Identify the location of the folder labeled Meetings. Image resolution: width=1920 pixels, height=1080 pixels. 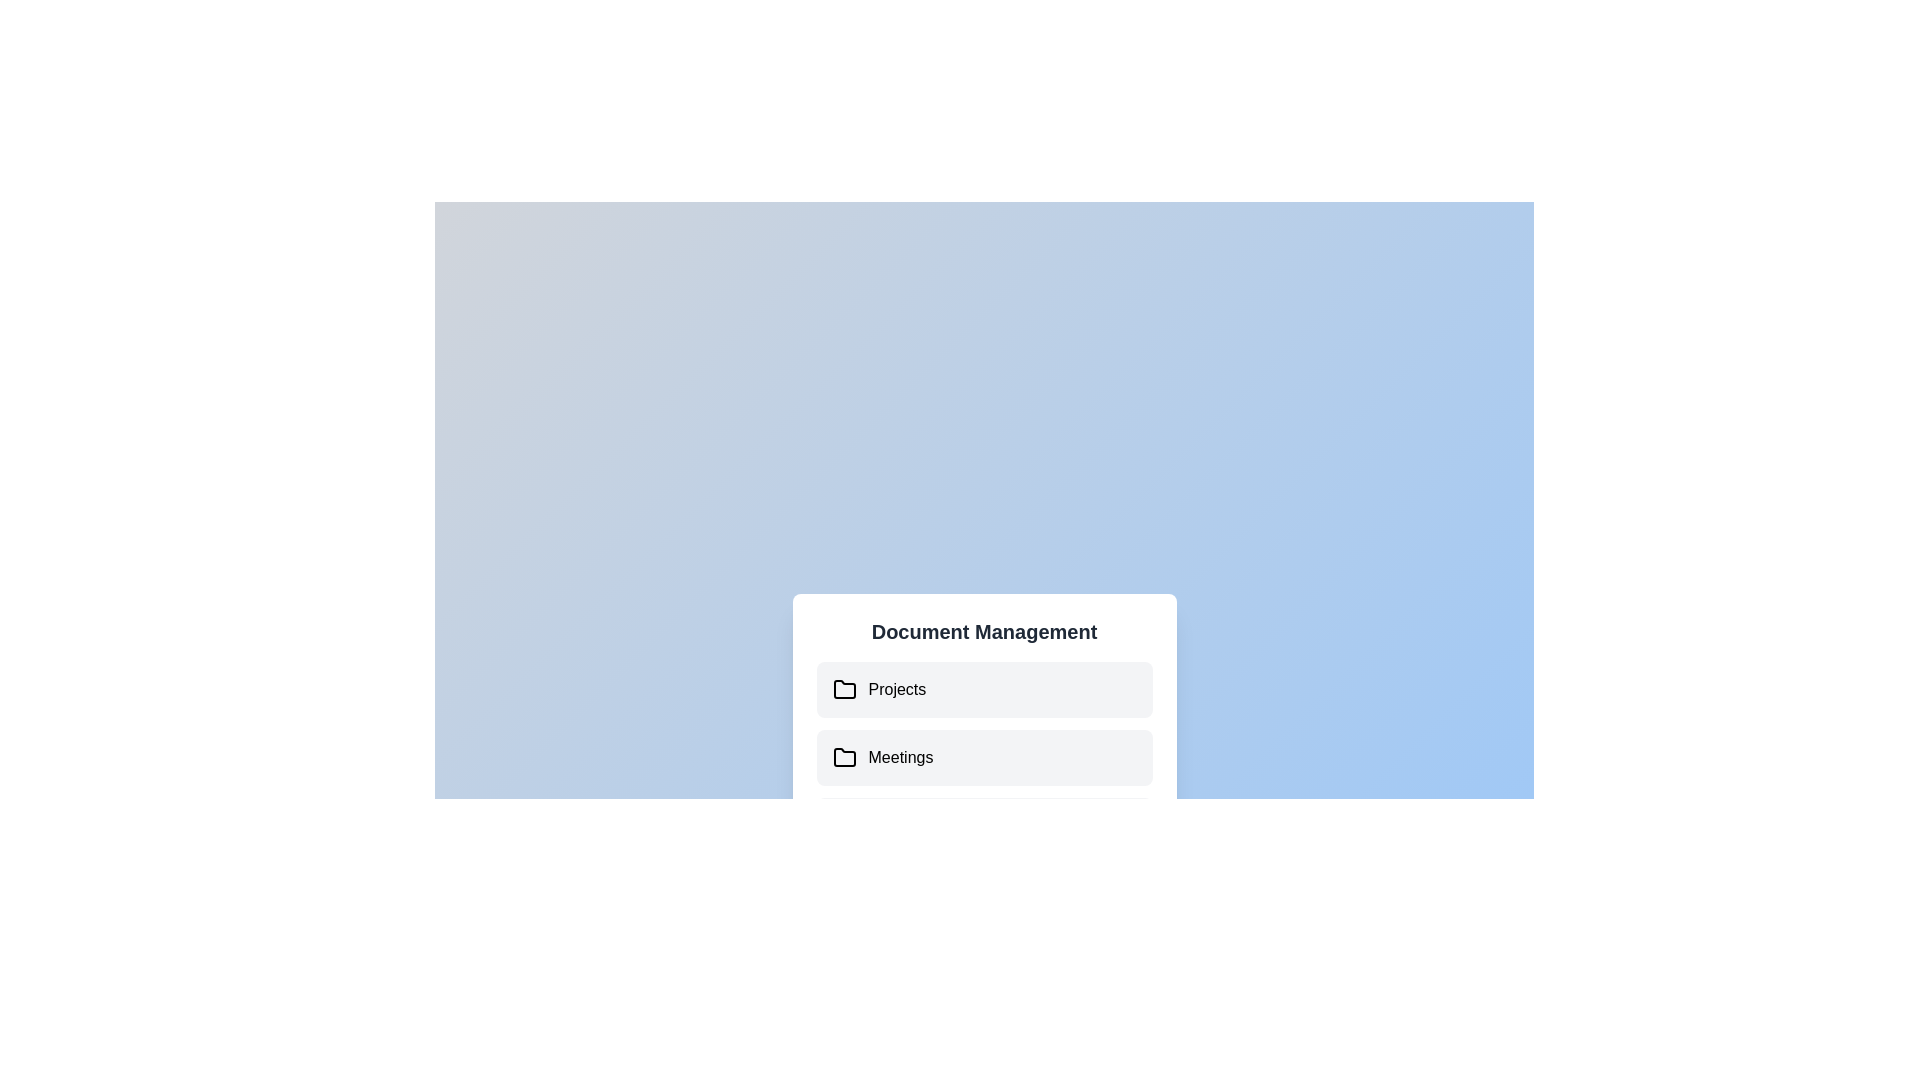
(834, 758).